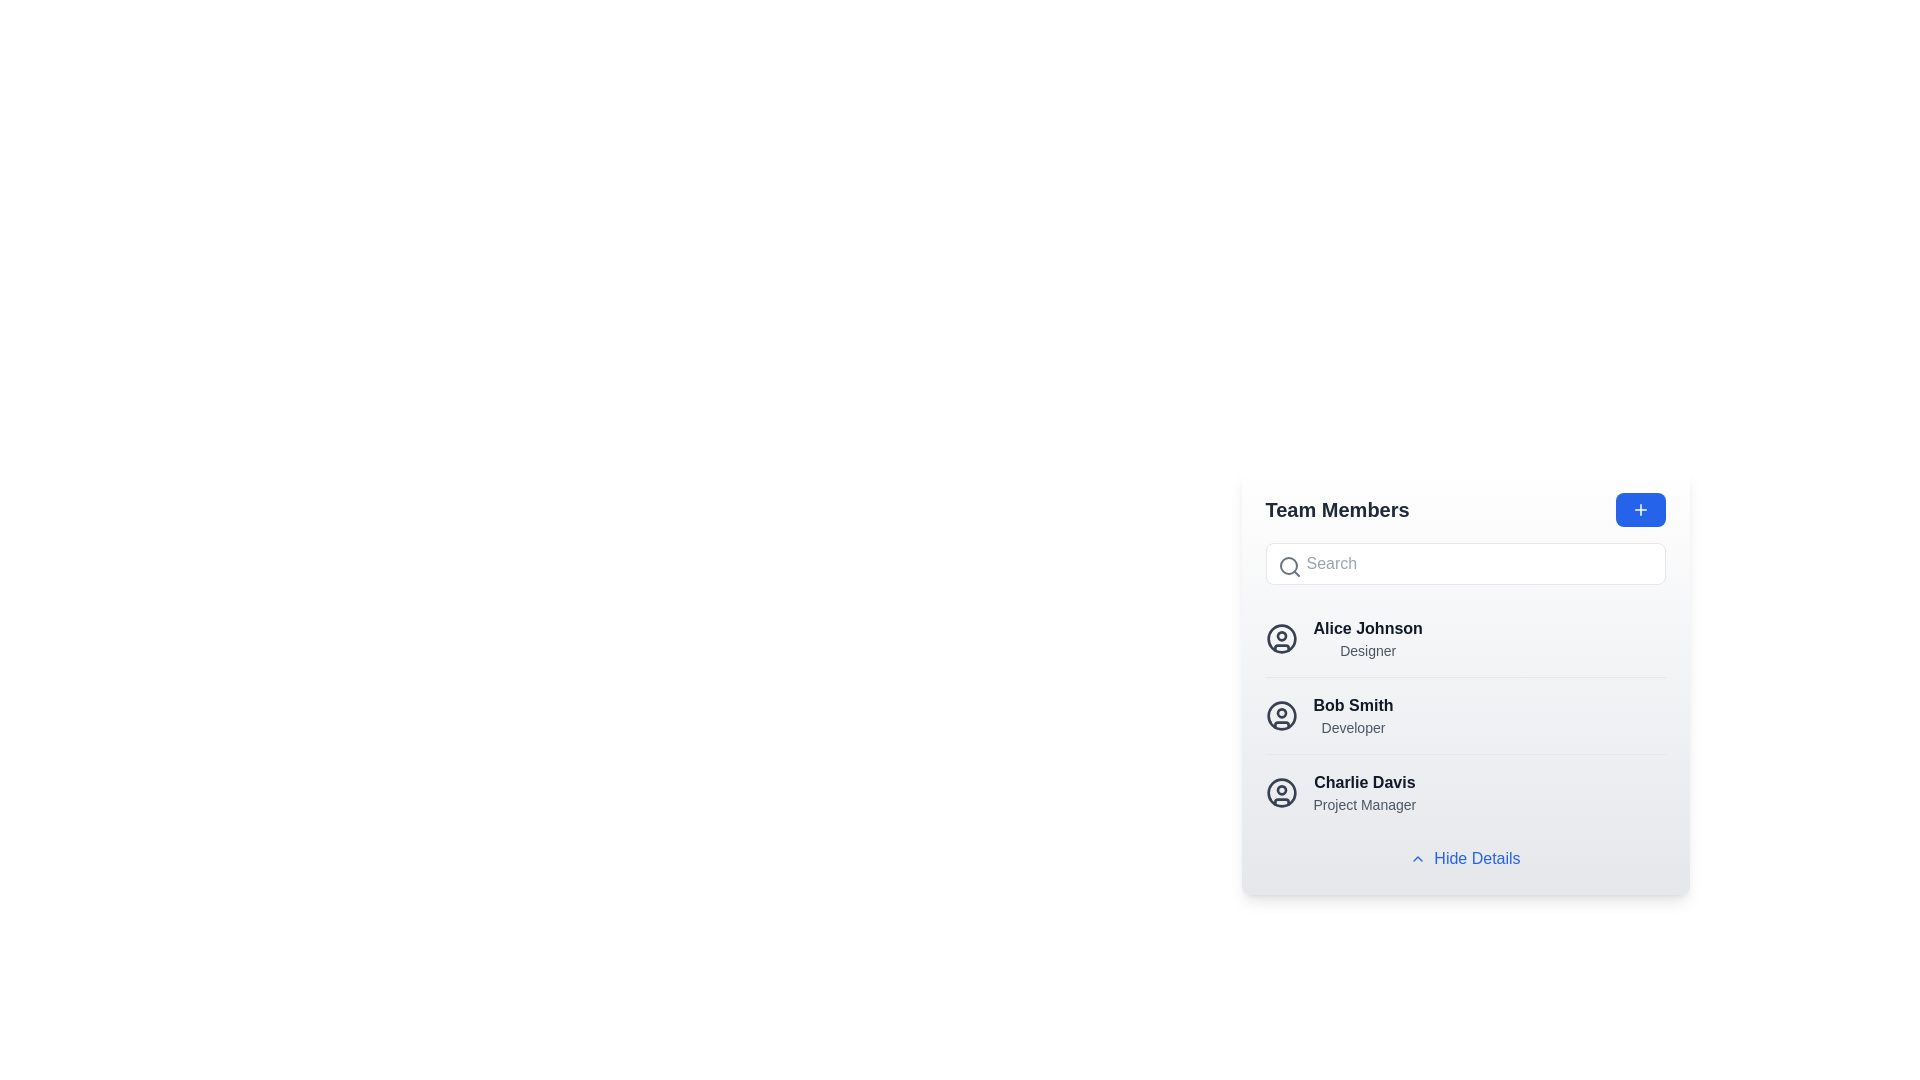 The width and height of the screenshot is (1920, 1080). I want to click on the List item containing 'Bob Smith', so click(1465, 714).